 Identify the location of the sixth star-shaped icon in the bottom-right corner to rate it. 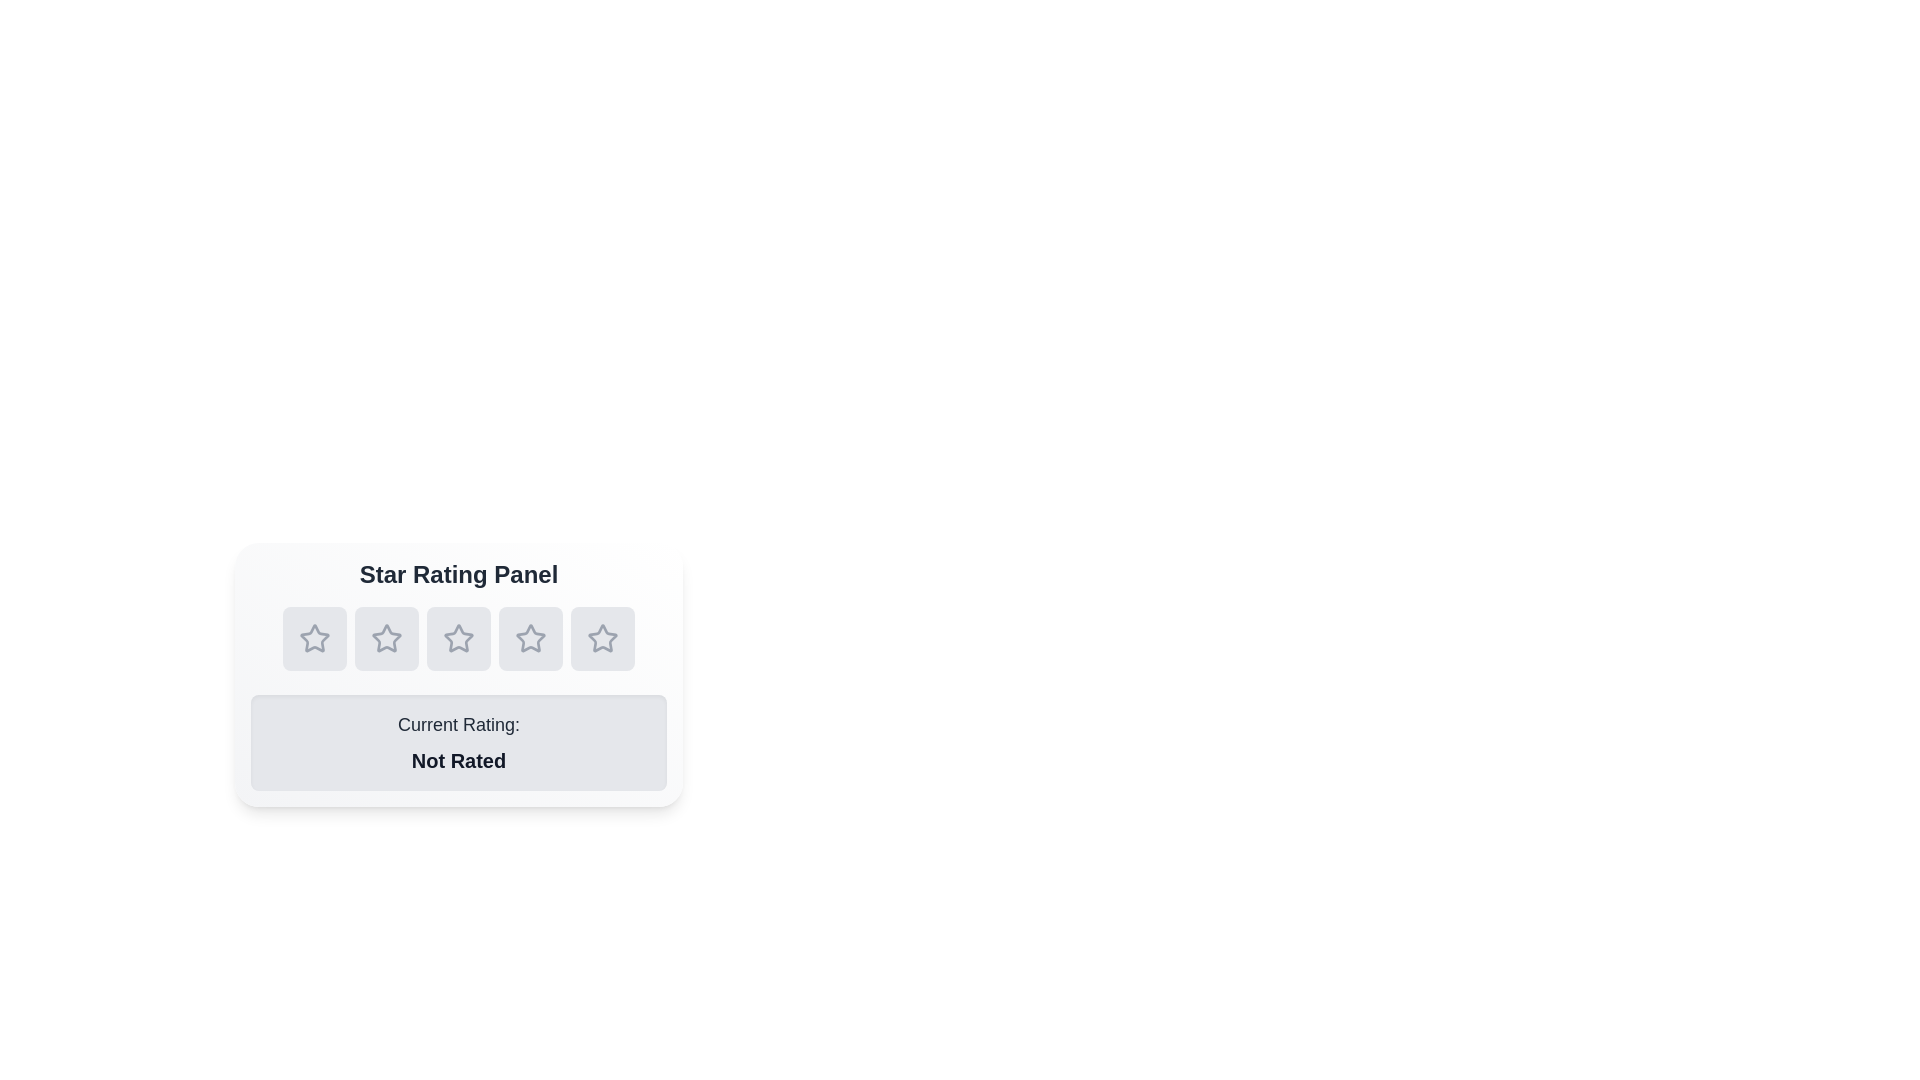
(602, 639).